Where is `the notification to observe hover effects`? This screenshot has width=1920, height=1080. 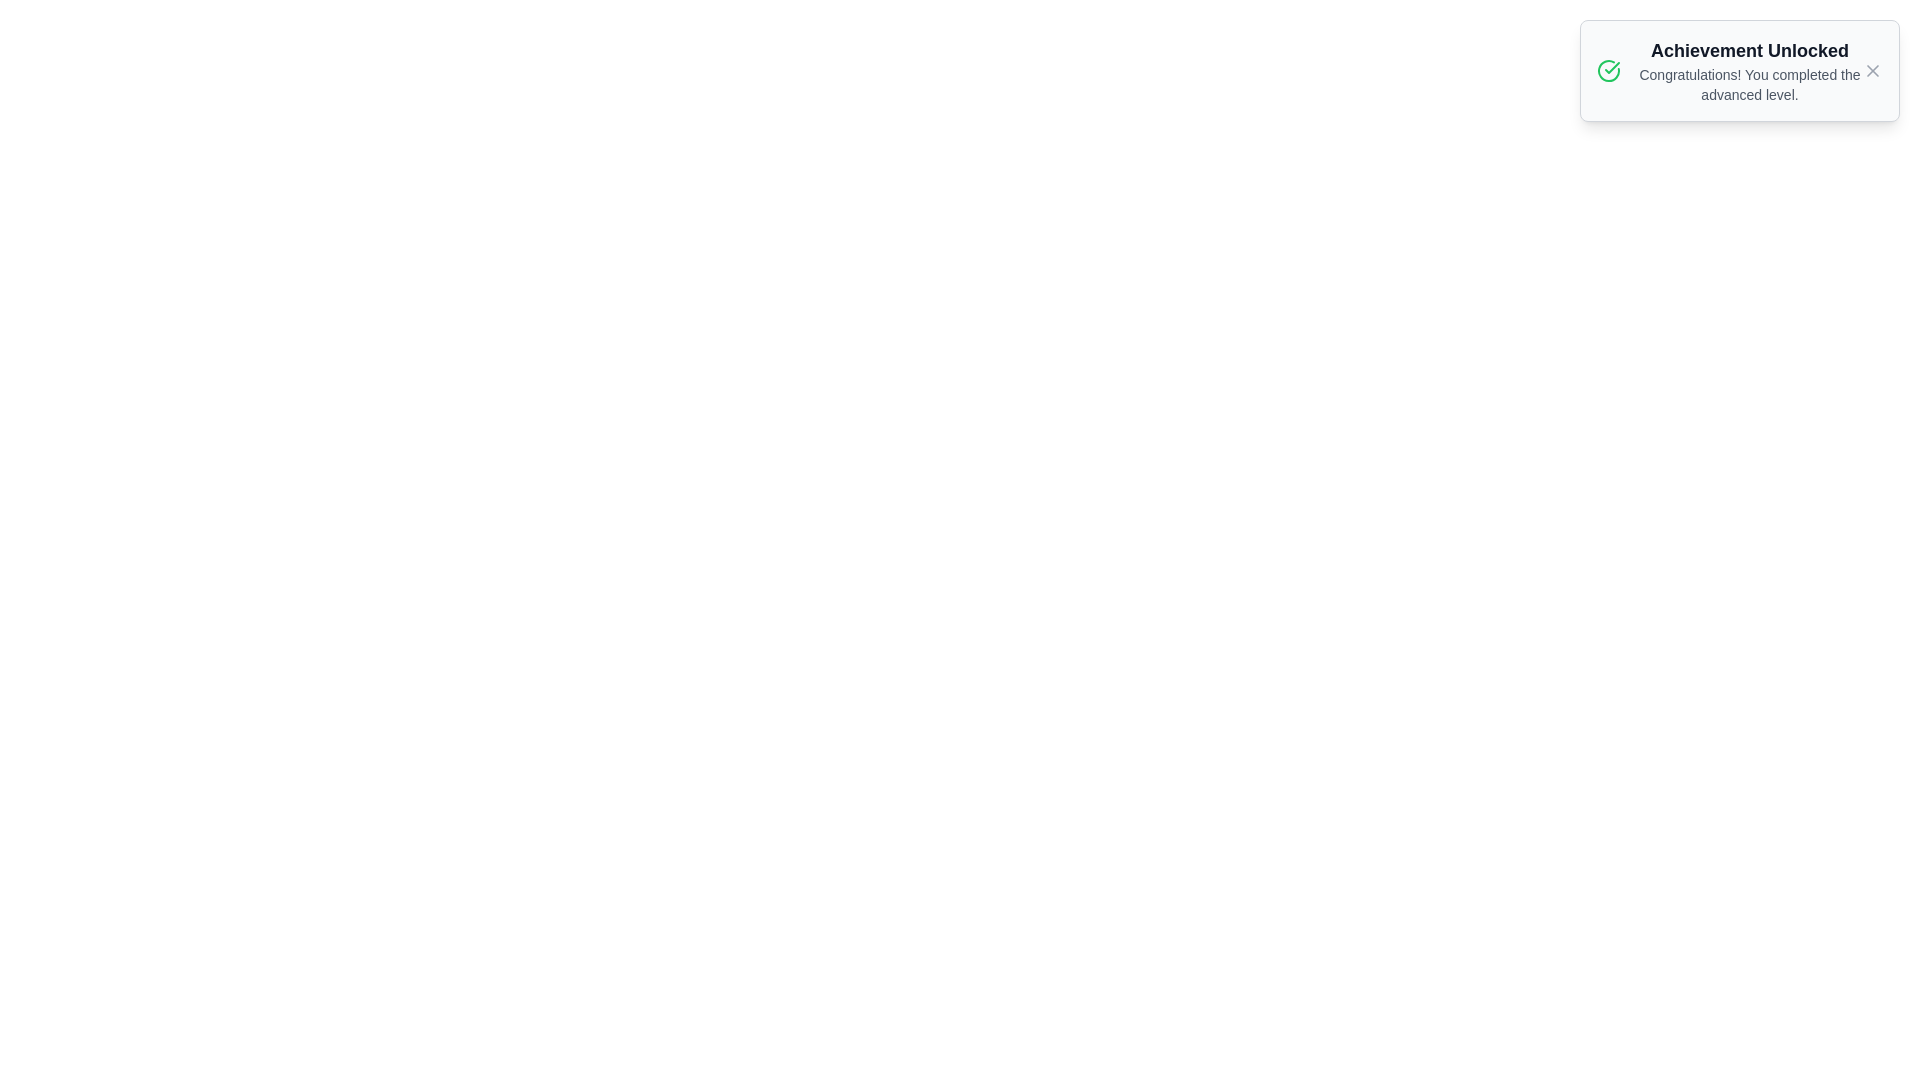
the notification to observe hover effects is located at coordinates (1738, 69).